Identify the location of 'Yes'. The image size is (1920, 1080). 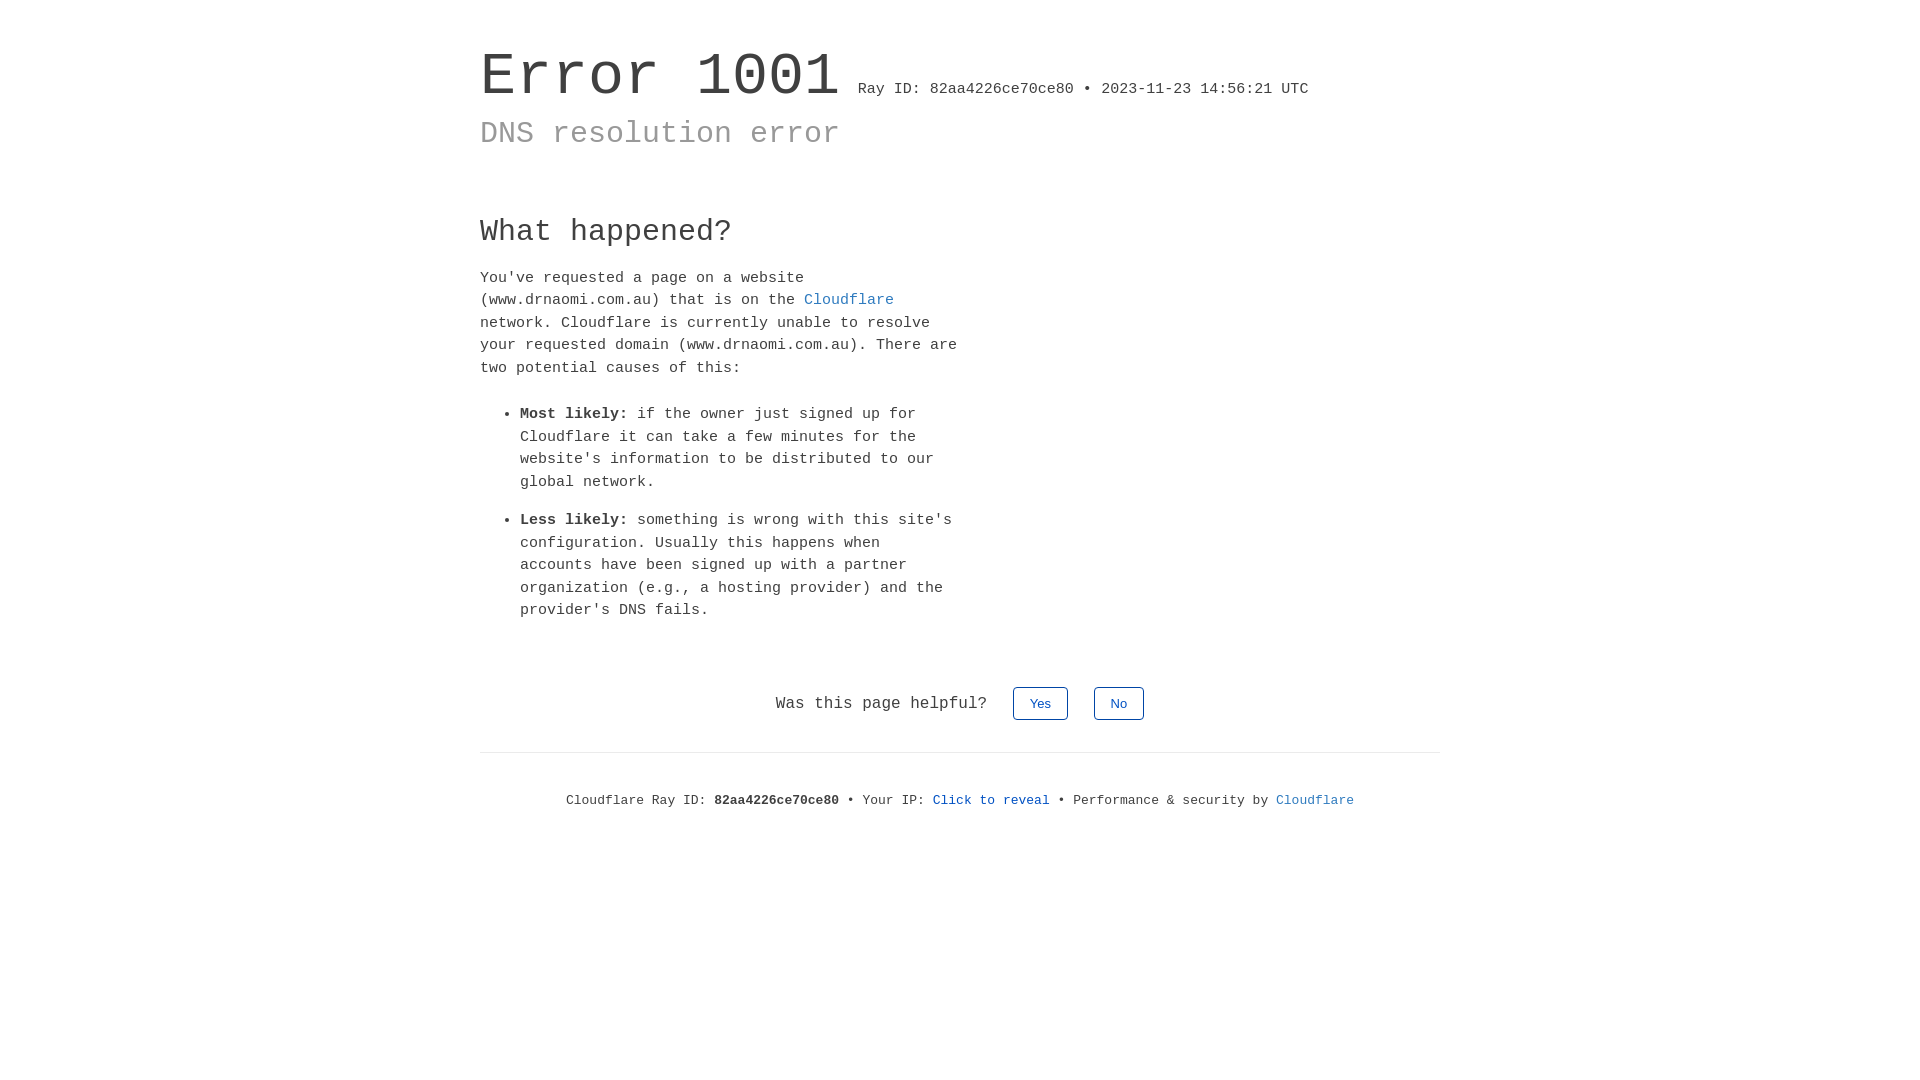
(1040, 701).